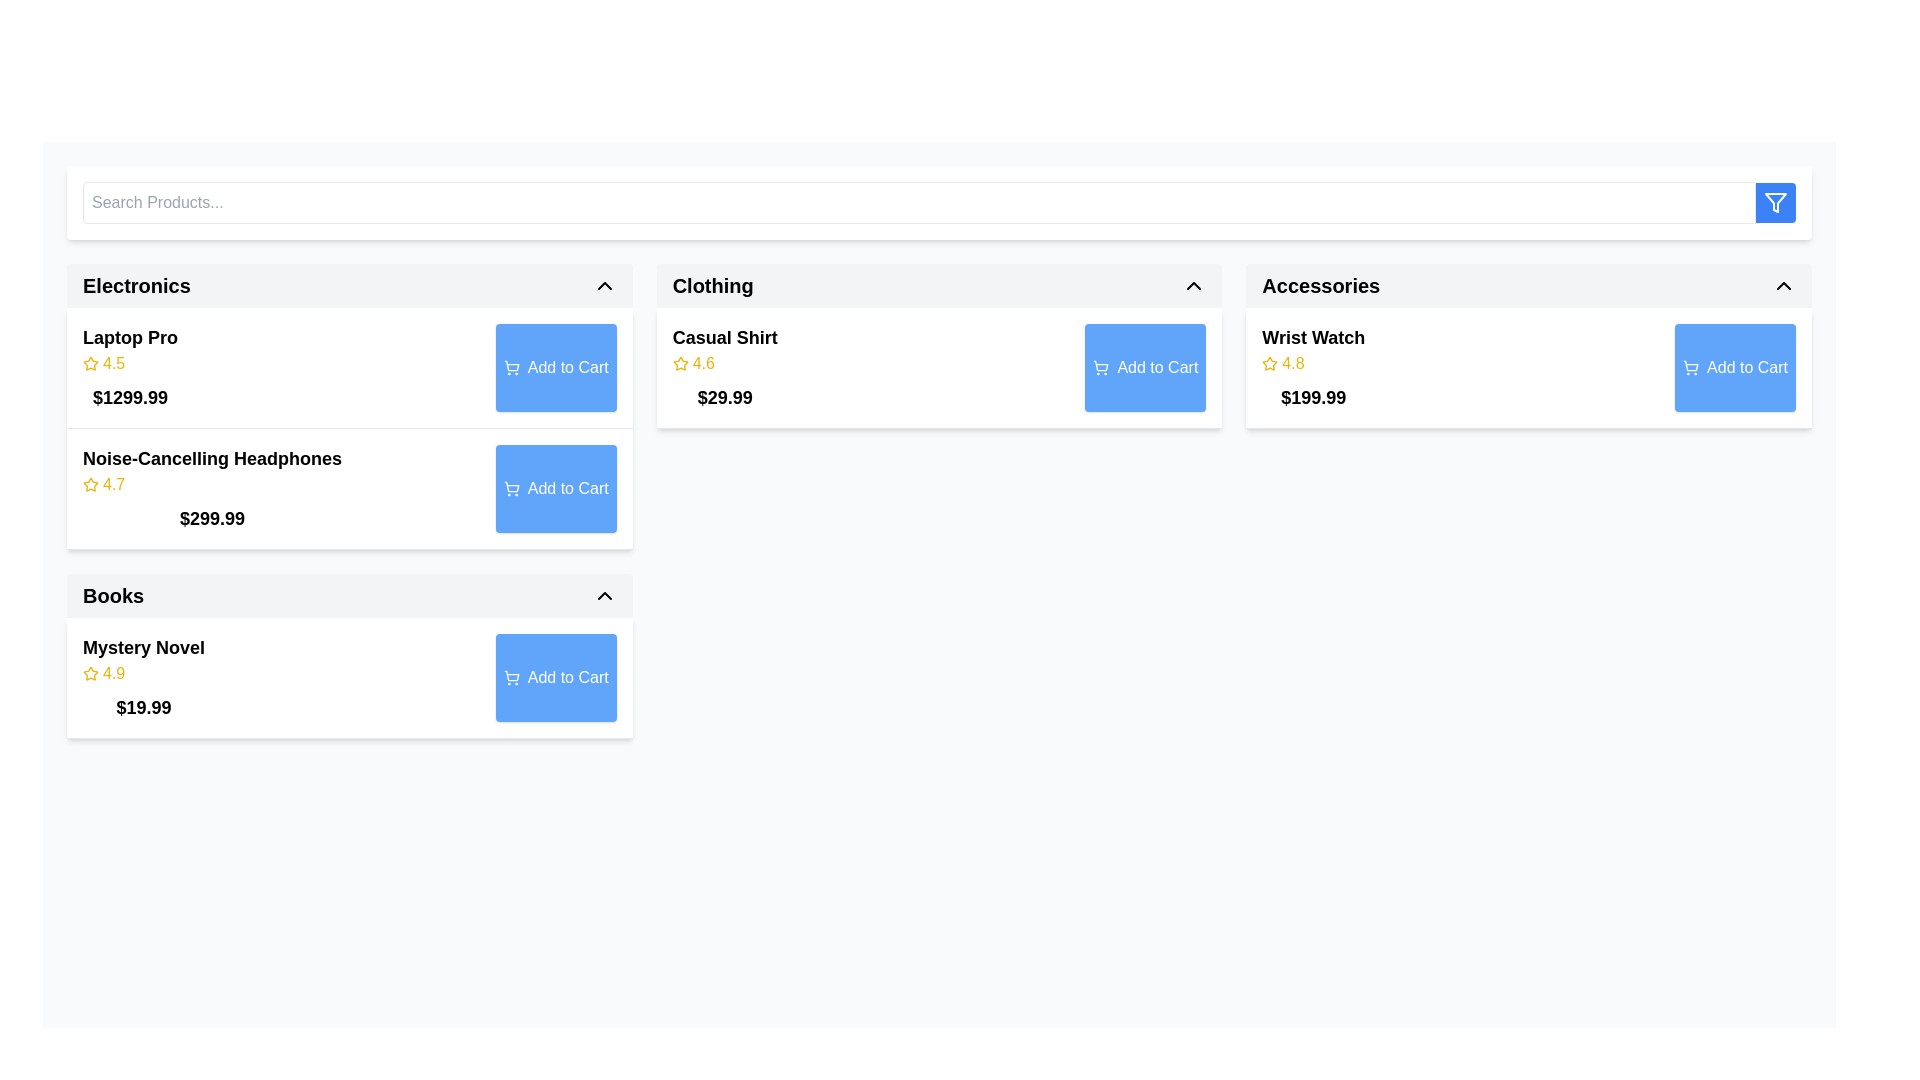 The height and width of the screenshot is (1080, 1920). Describe the element at coordinates (90, 484) in the screenshot. I see `the star-shaped icon outlined in yellow that represents a rating of '4.7' for the Noise-Cancelling Headphones in the Electronics section` at that location.